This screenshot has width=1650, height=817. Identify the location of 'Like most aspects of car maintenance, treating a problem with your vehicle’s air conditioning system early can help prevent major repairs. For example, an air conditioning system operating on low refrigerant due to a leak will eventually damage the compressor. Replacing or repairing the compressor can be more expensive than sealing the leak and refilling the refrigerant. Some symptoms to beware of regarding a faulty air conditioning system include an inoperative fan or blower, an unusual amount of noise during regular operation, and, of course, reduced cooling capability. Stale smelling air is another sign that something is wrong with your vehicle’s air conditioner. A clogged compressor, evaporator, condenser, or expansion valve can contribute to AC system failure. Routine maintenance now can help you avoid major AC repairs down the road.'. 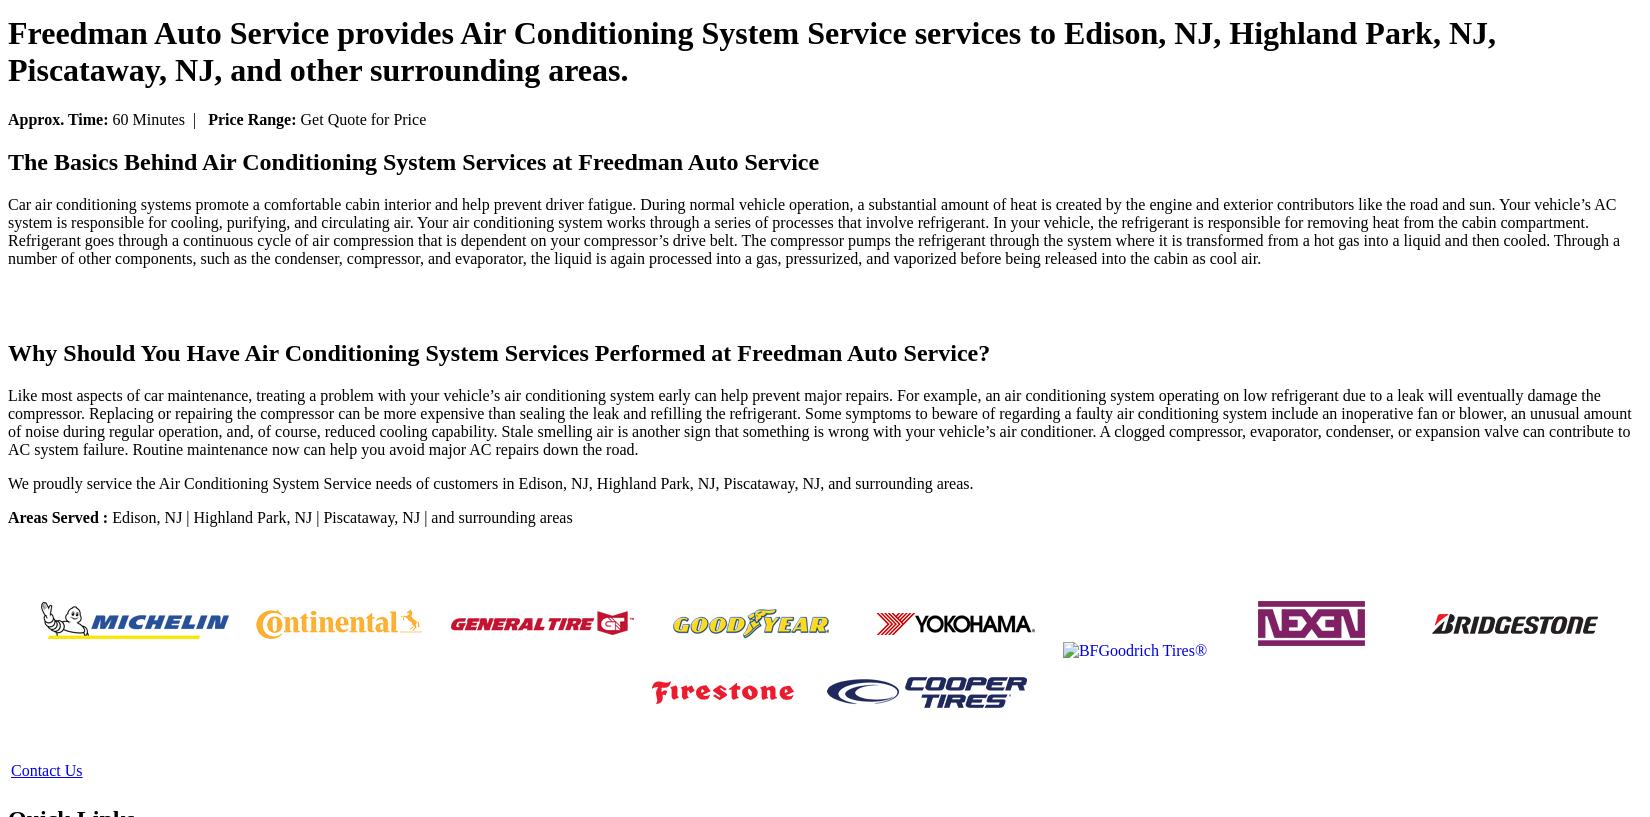
(7, 421).